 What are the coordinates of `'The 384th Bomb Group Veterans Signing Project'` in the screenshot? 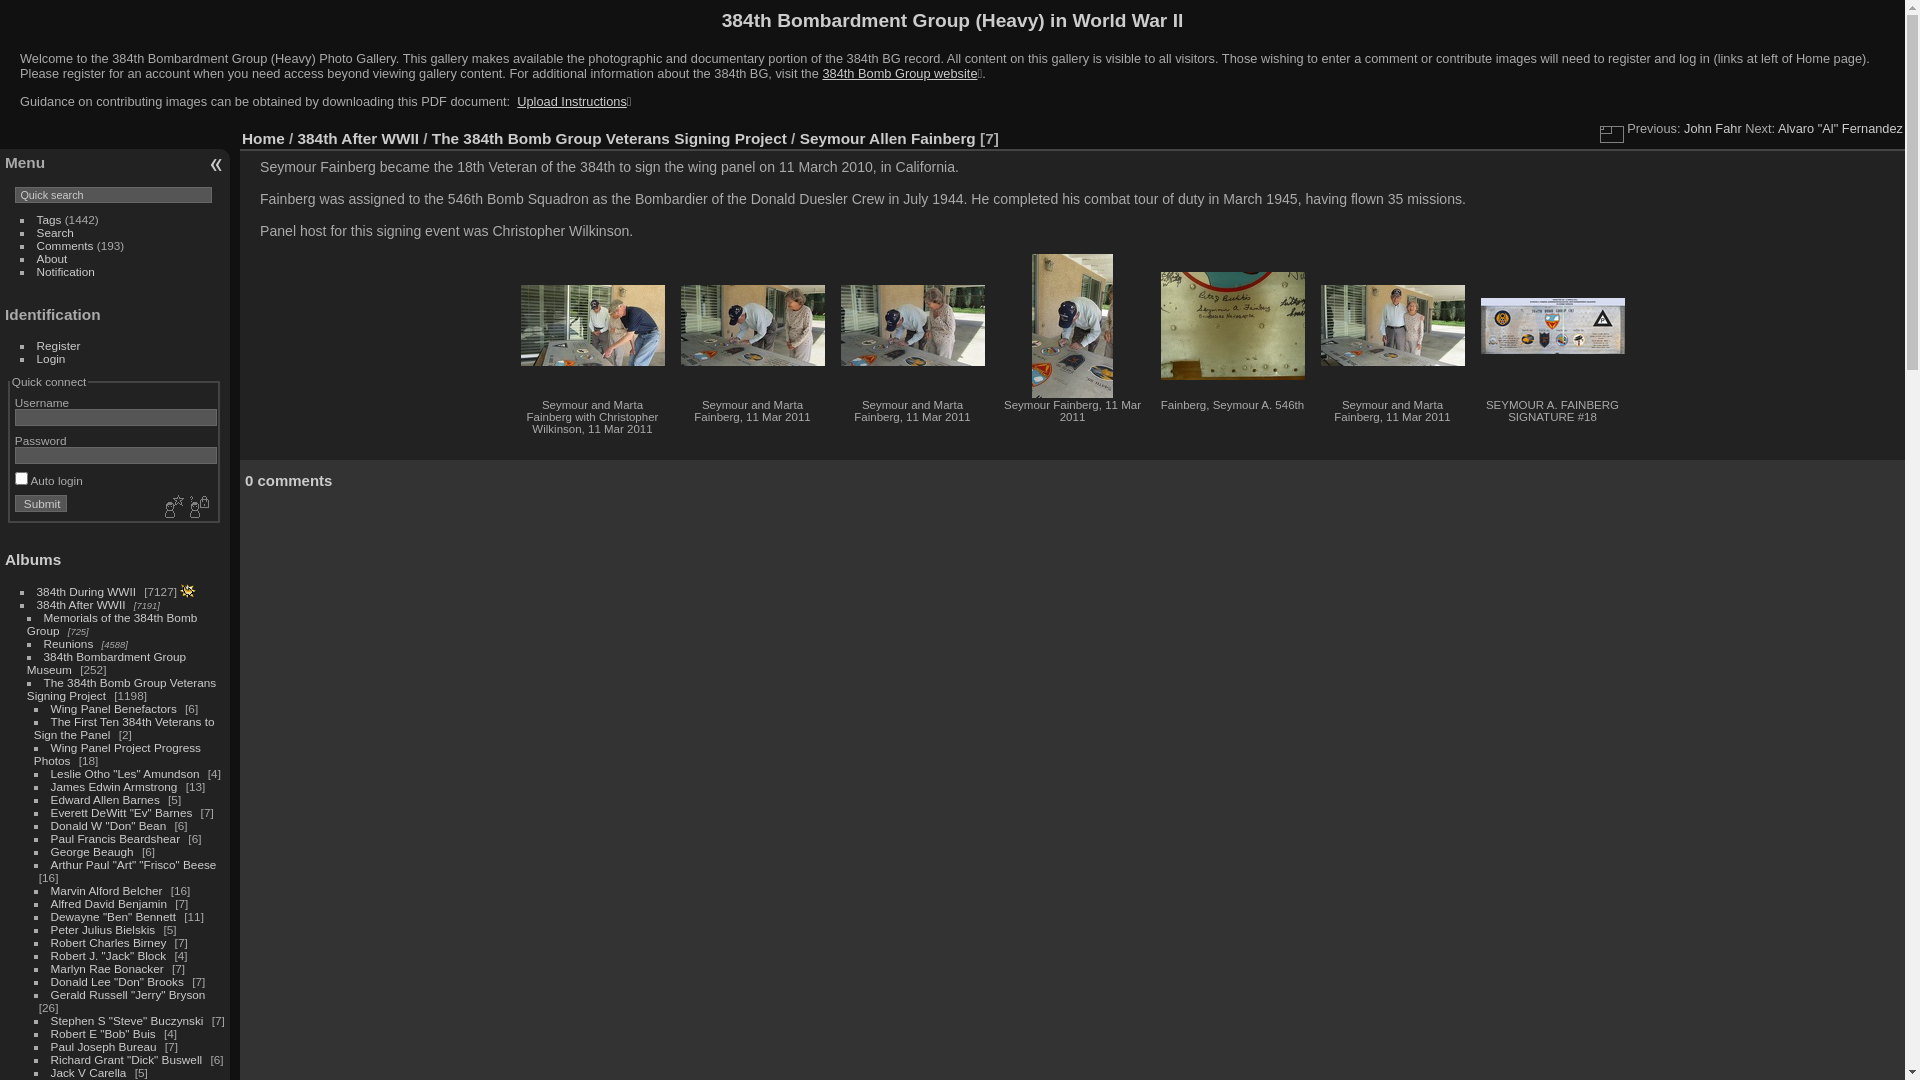 It's located at (608, 137).